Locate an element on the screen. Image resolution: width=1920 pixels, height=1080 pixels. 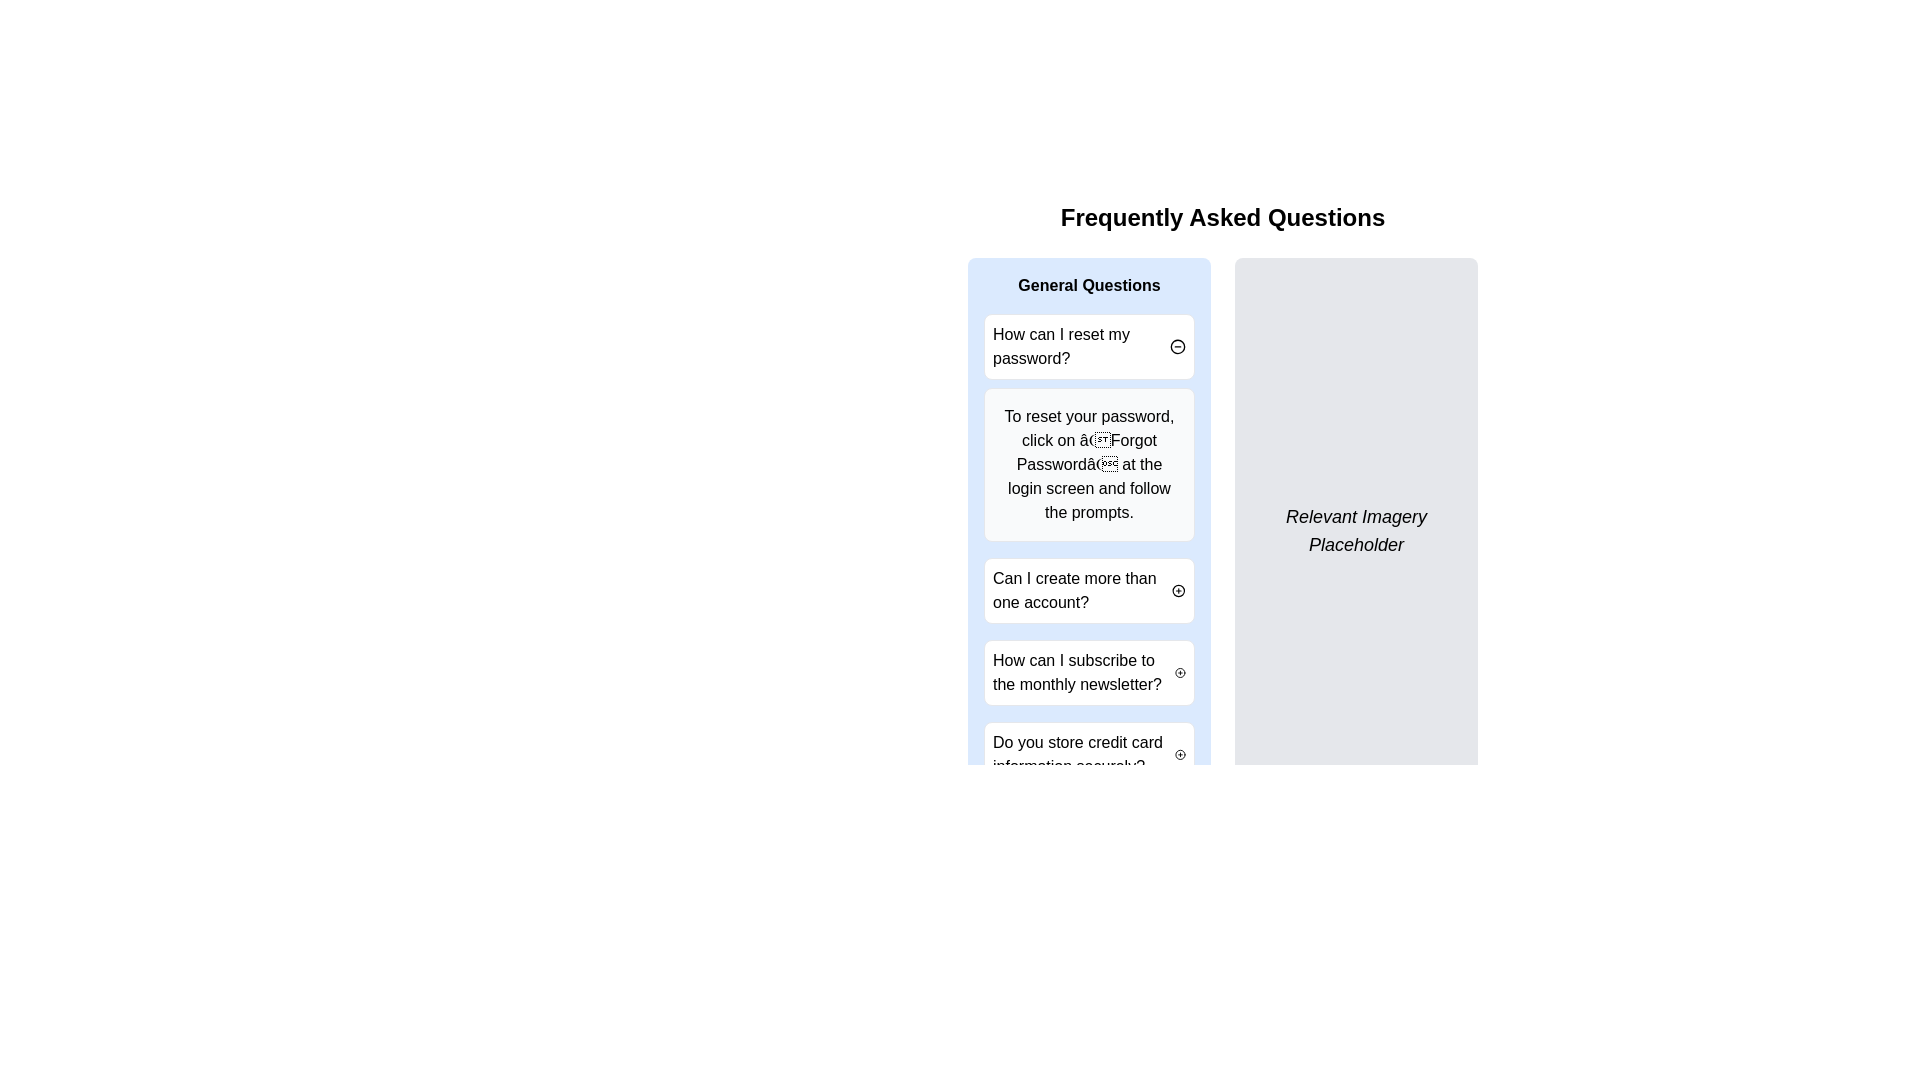
the informational text box that displays supplementary information related to resetting a password, located under the 'How can I reset my password?' question in the FAQ section is located at coordinates (1088, 465).